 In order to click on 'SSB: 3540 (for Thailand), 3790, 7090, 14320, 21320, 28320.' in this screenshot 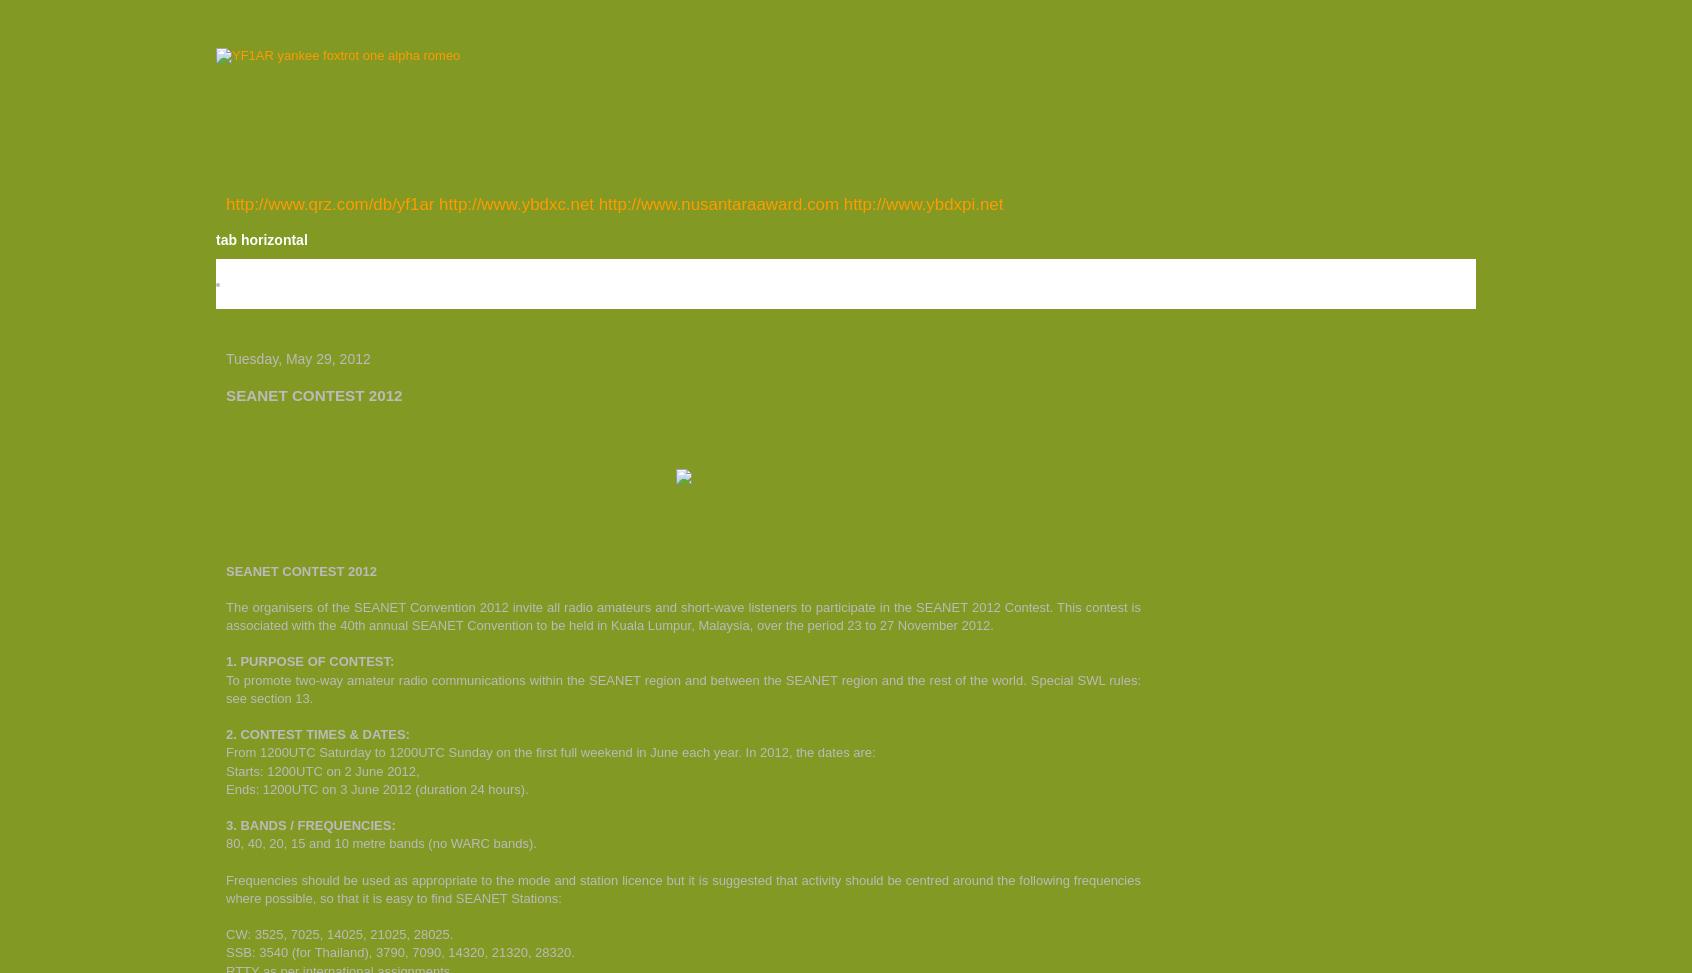, I will do `click(399, 951)`.